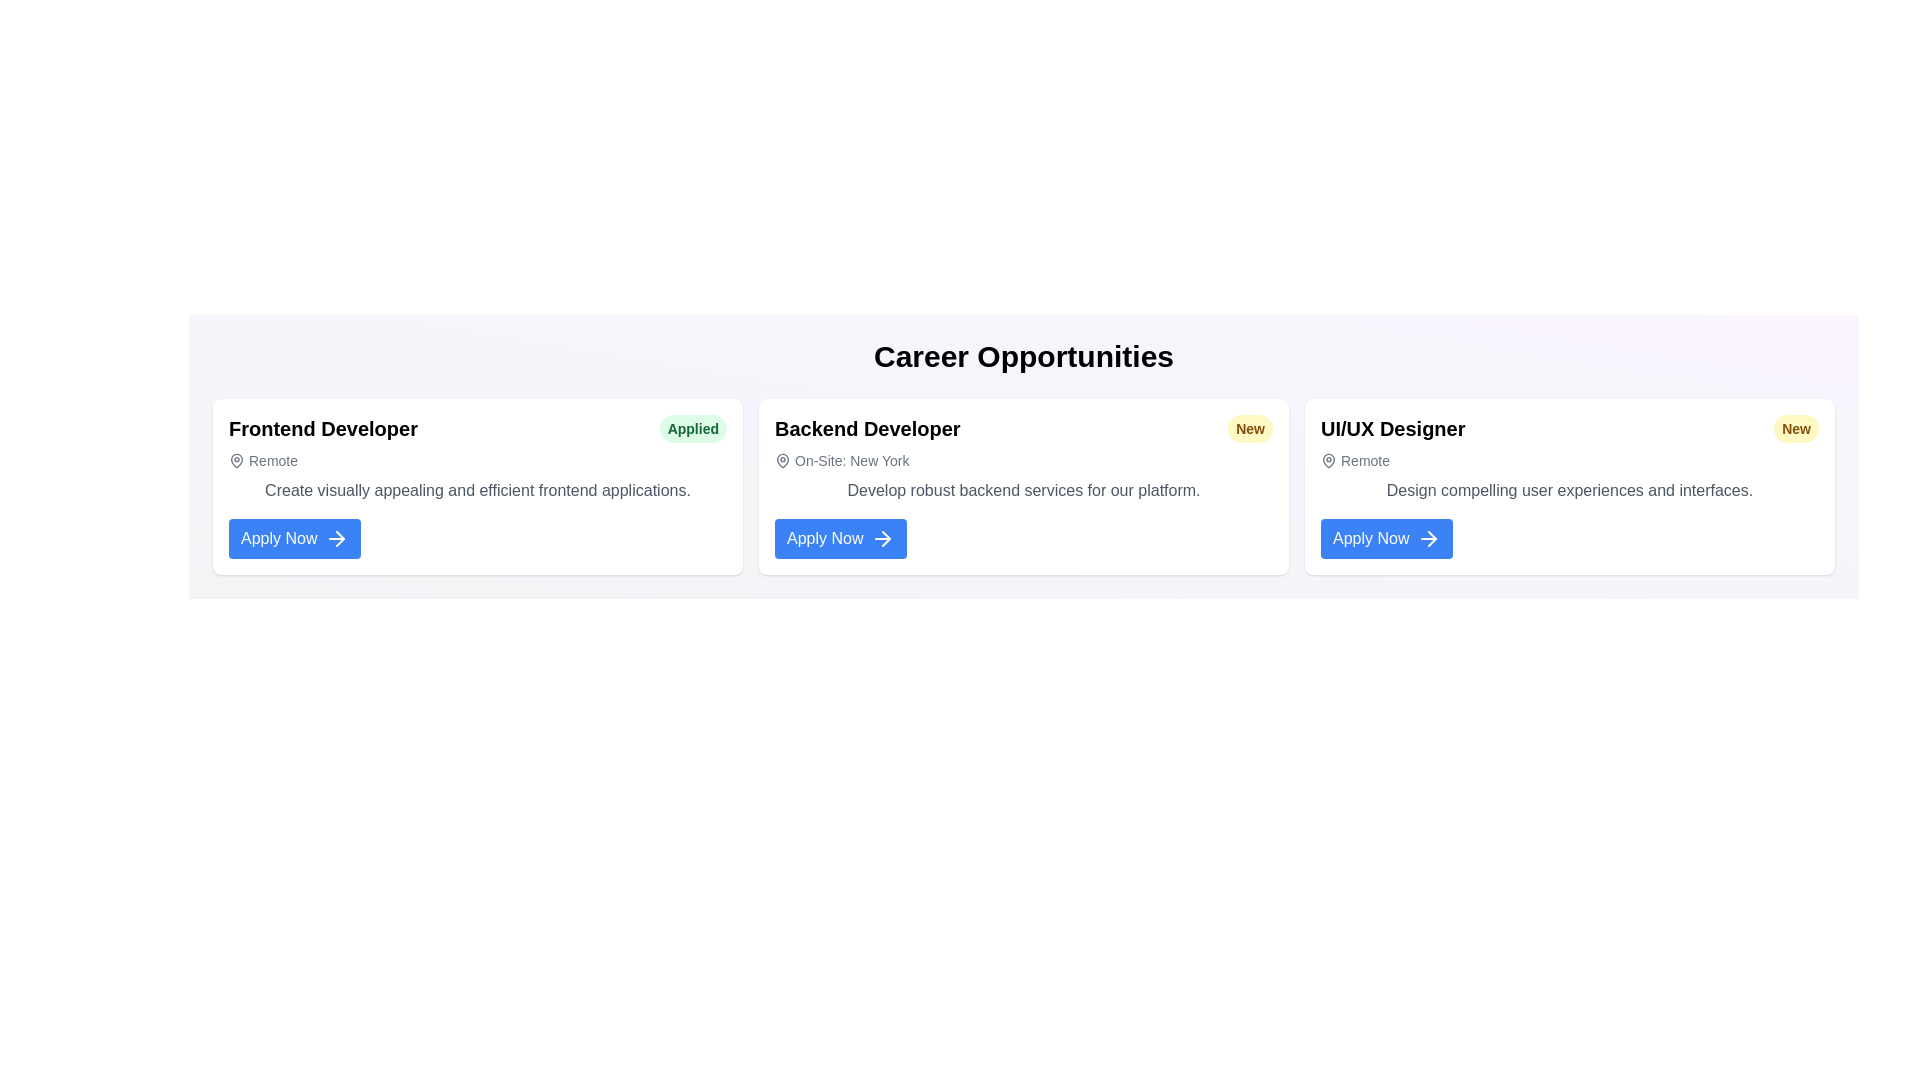 Image resolution: width=1920 pixels, height=1080 pixels. Describe the element at coordinates (294, 538) in the screenshot. I see `the blue 'Apply Now' button with white text and a right-pointing arrow icon located at the bottom of the 'Frontend Developer' job listing card to trigger the hover effect that darkens the button's blue shade` at that location.